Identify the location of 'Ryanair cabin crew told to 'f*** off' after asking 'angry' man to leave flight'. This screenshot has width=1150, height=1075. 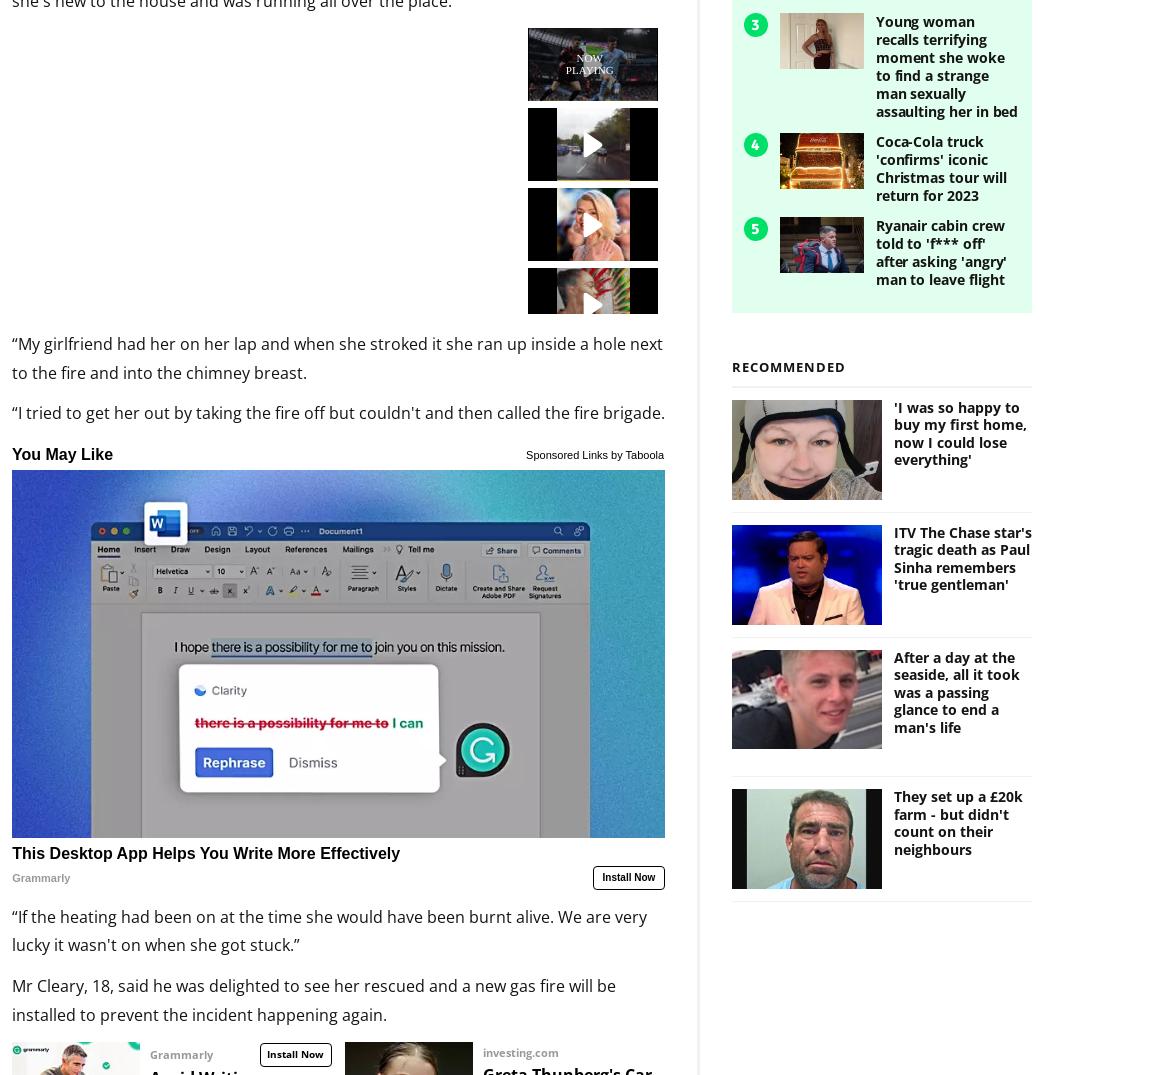
(941, 217).